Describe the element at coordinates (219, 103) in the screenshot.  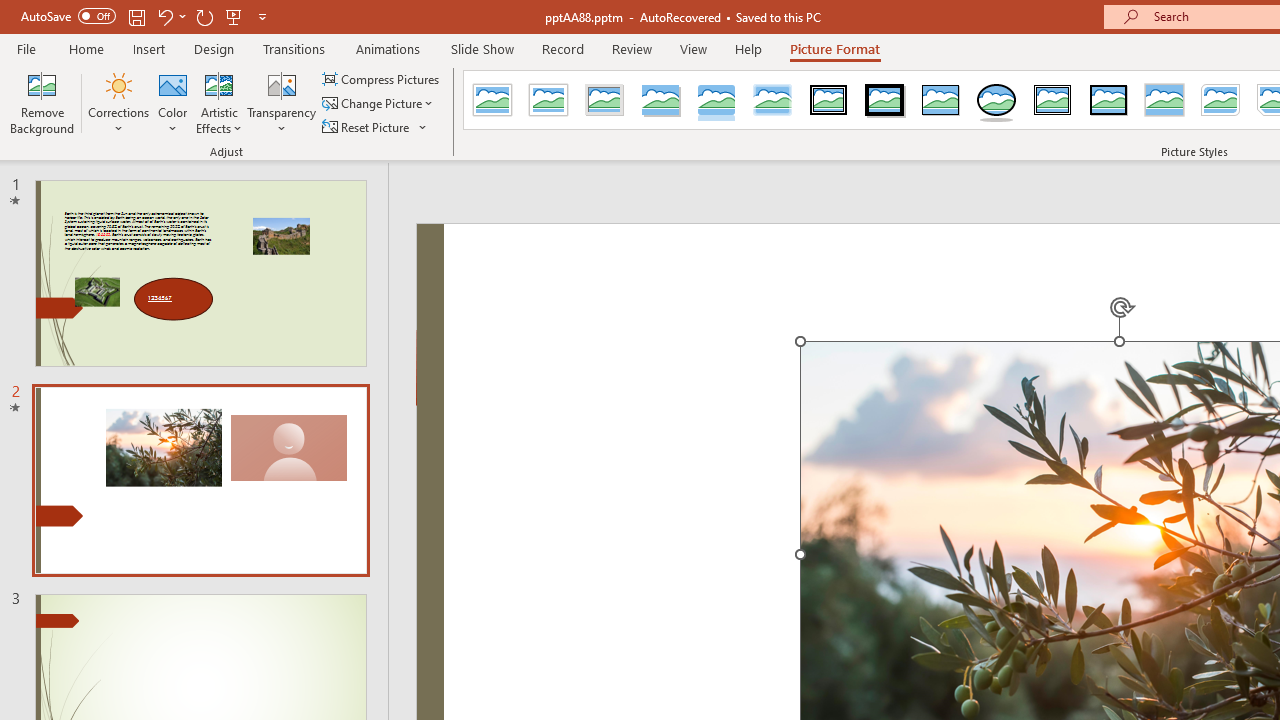
I see `'Artistic Effects'` at that location.